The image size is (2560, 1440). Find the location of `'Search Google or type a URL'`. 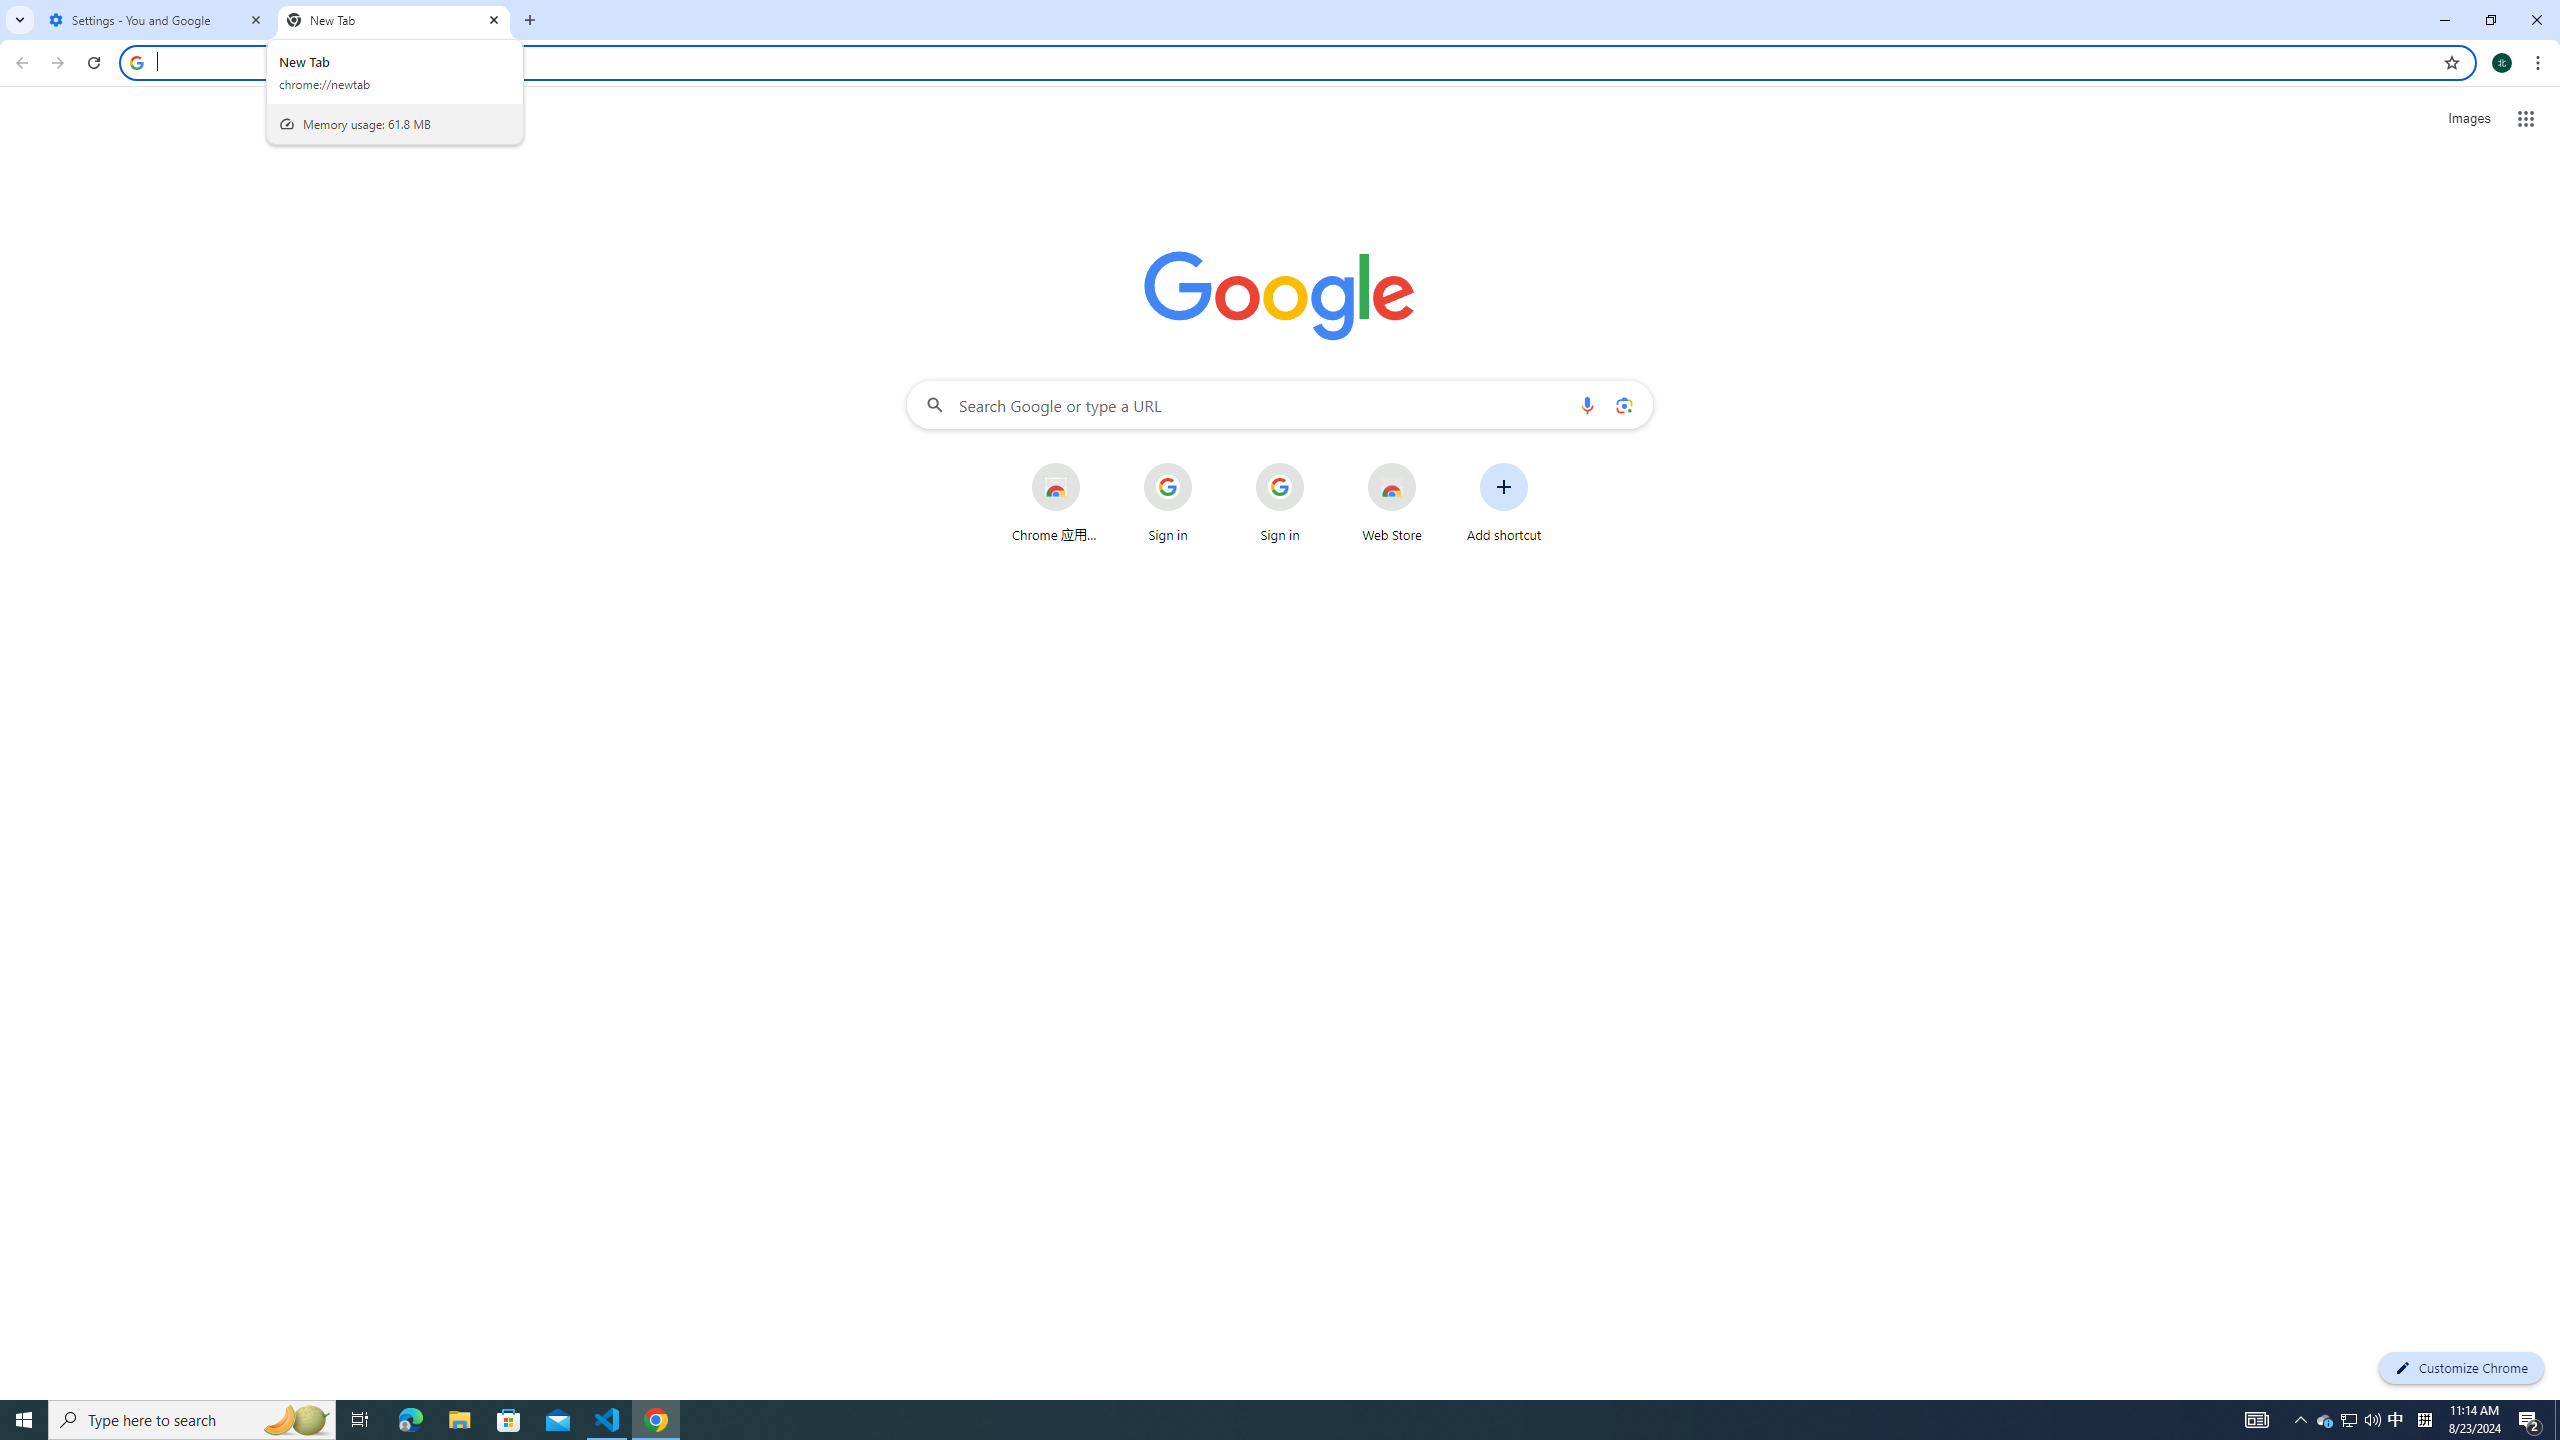

'Search Google or type a URL' is located at coordinates (1280, 405).